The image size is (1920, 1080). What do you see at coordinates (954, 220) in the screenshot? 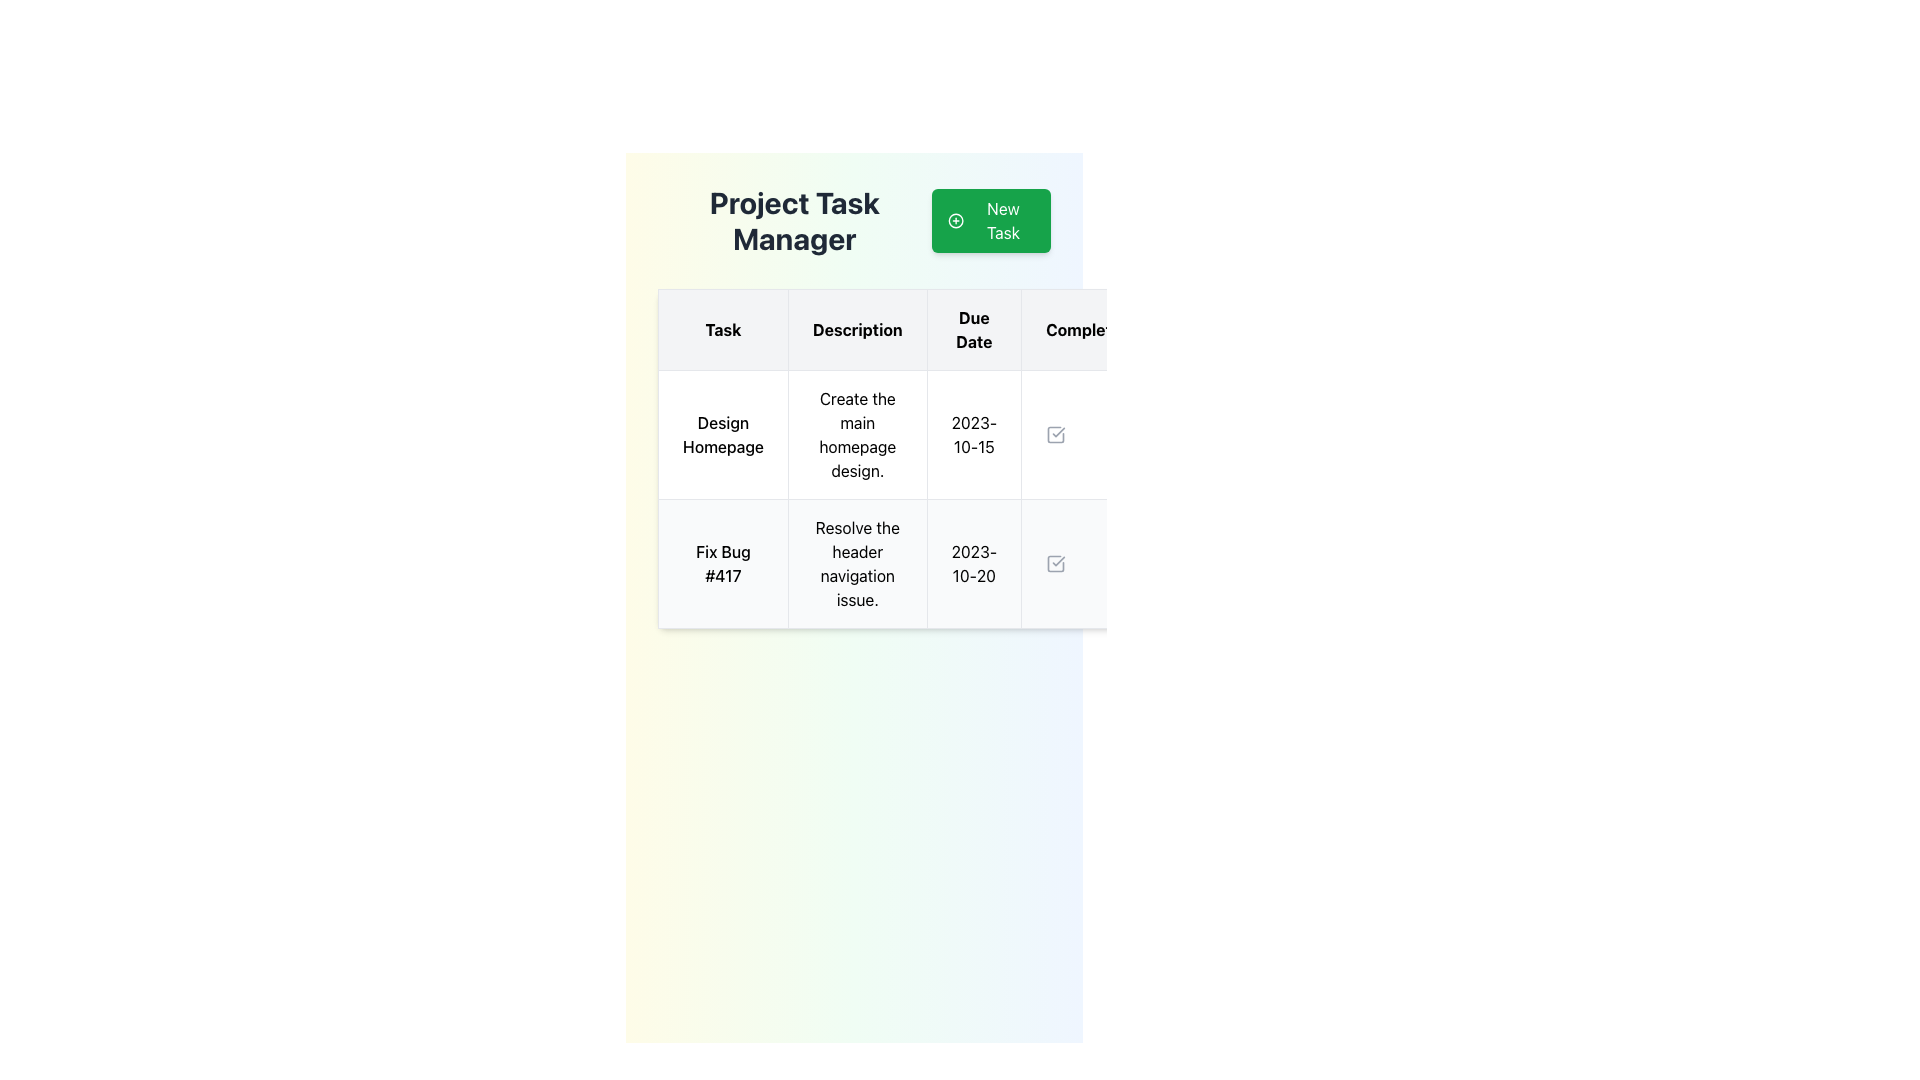
I see `the circular outline of the SVG icon that represents a '+' symbol, located to the right of the 'New Task' button` at bounding box center [954, 220].